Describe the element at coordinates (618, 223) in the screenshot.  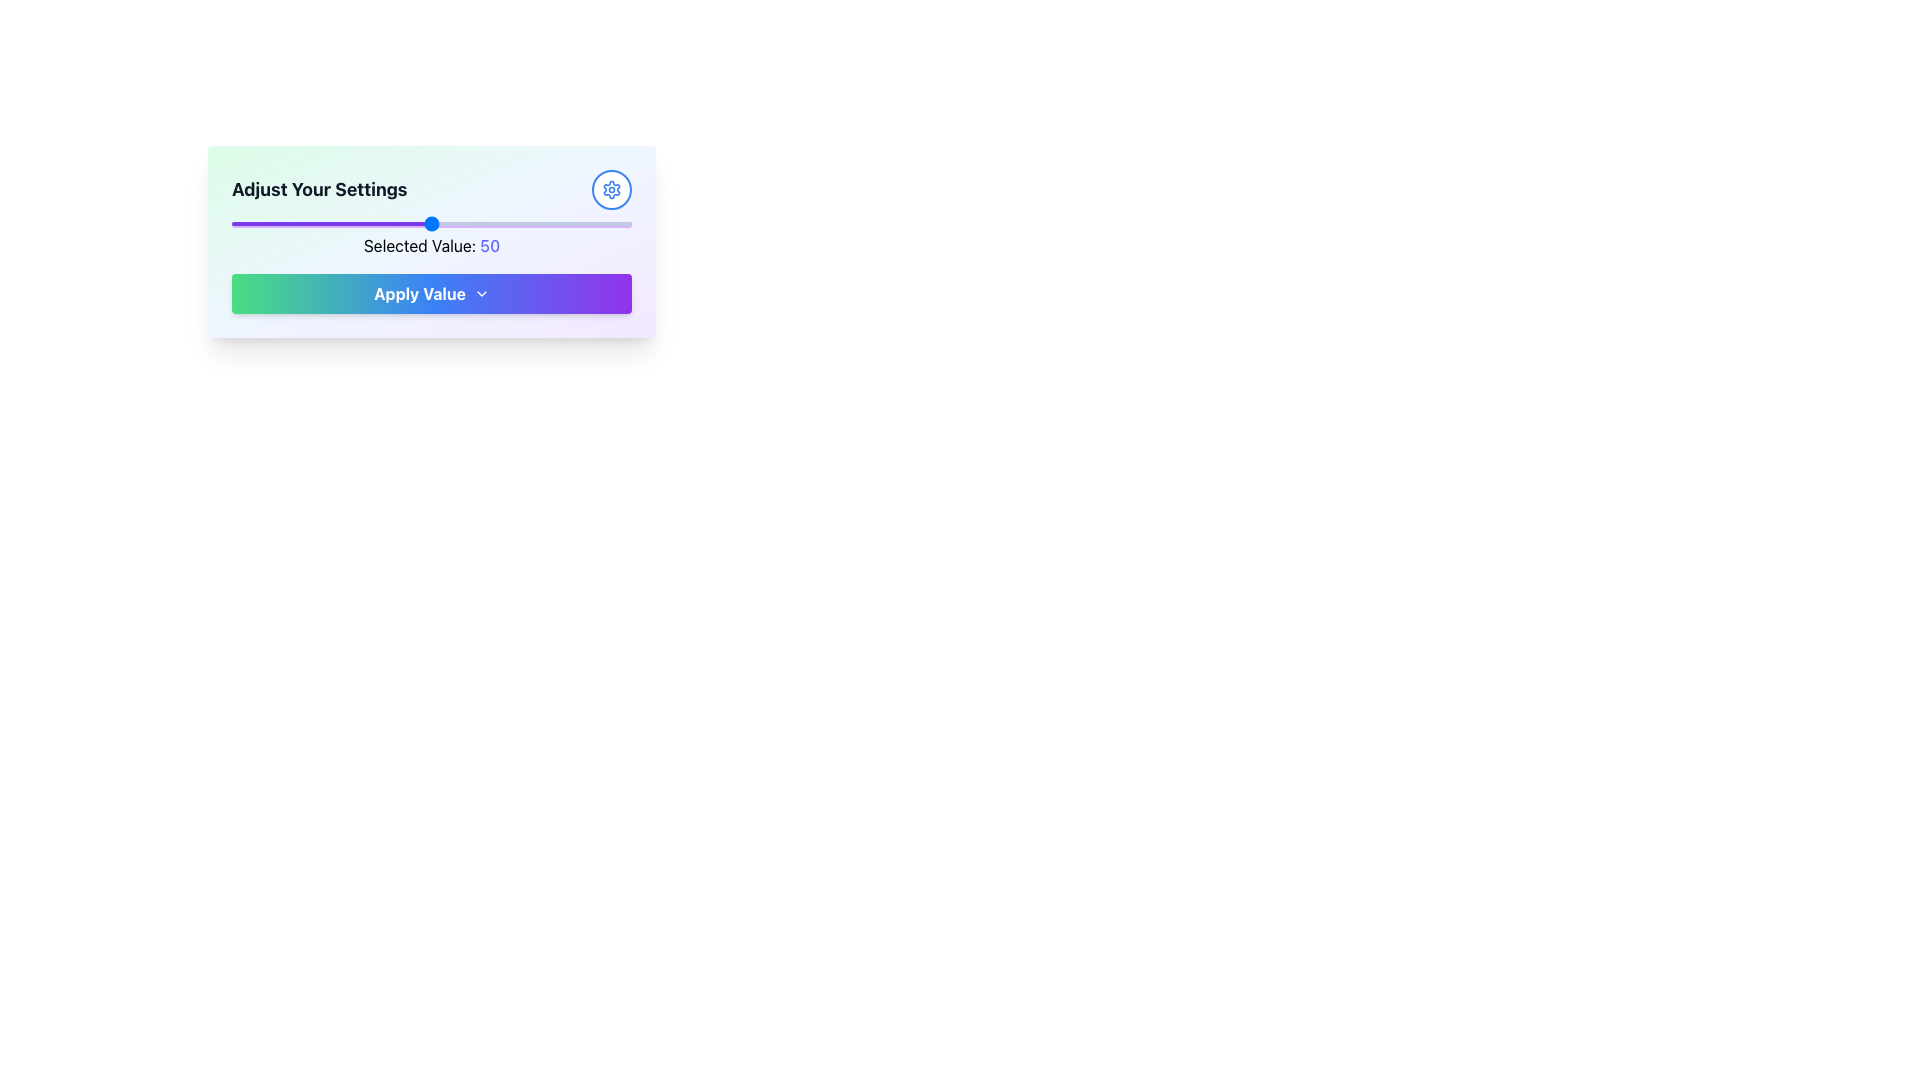
I see `the slider` at that location.